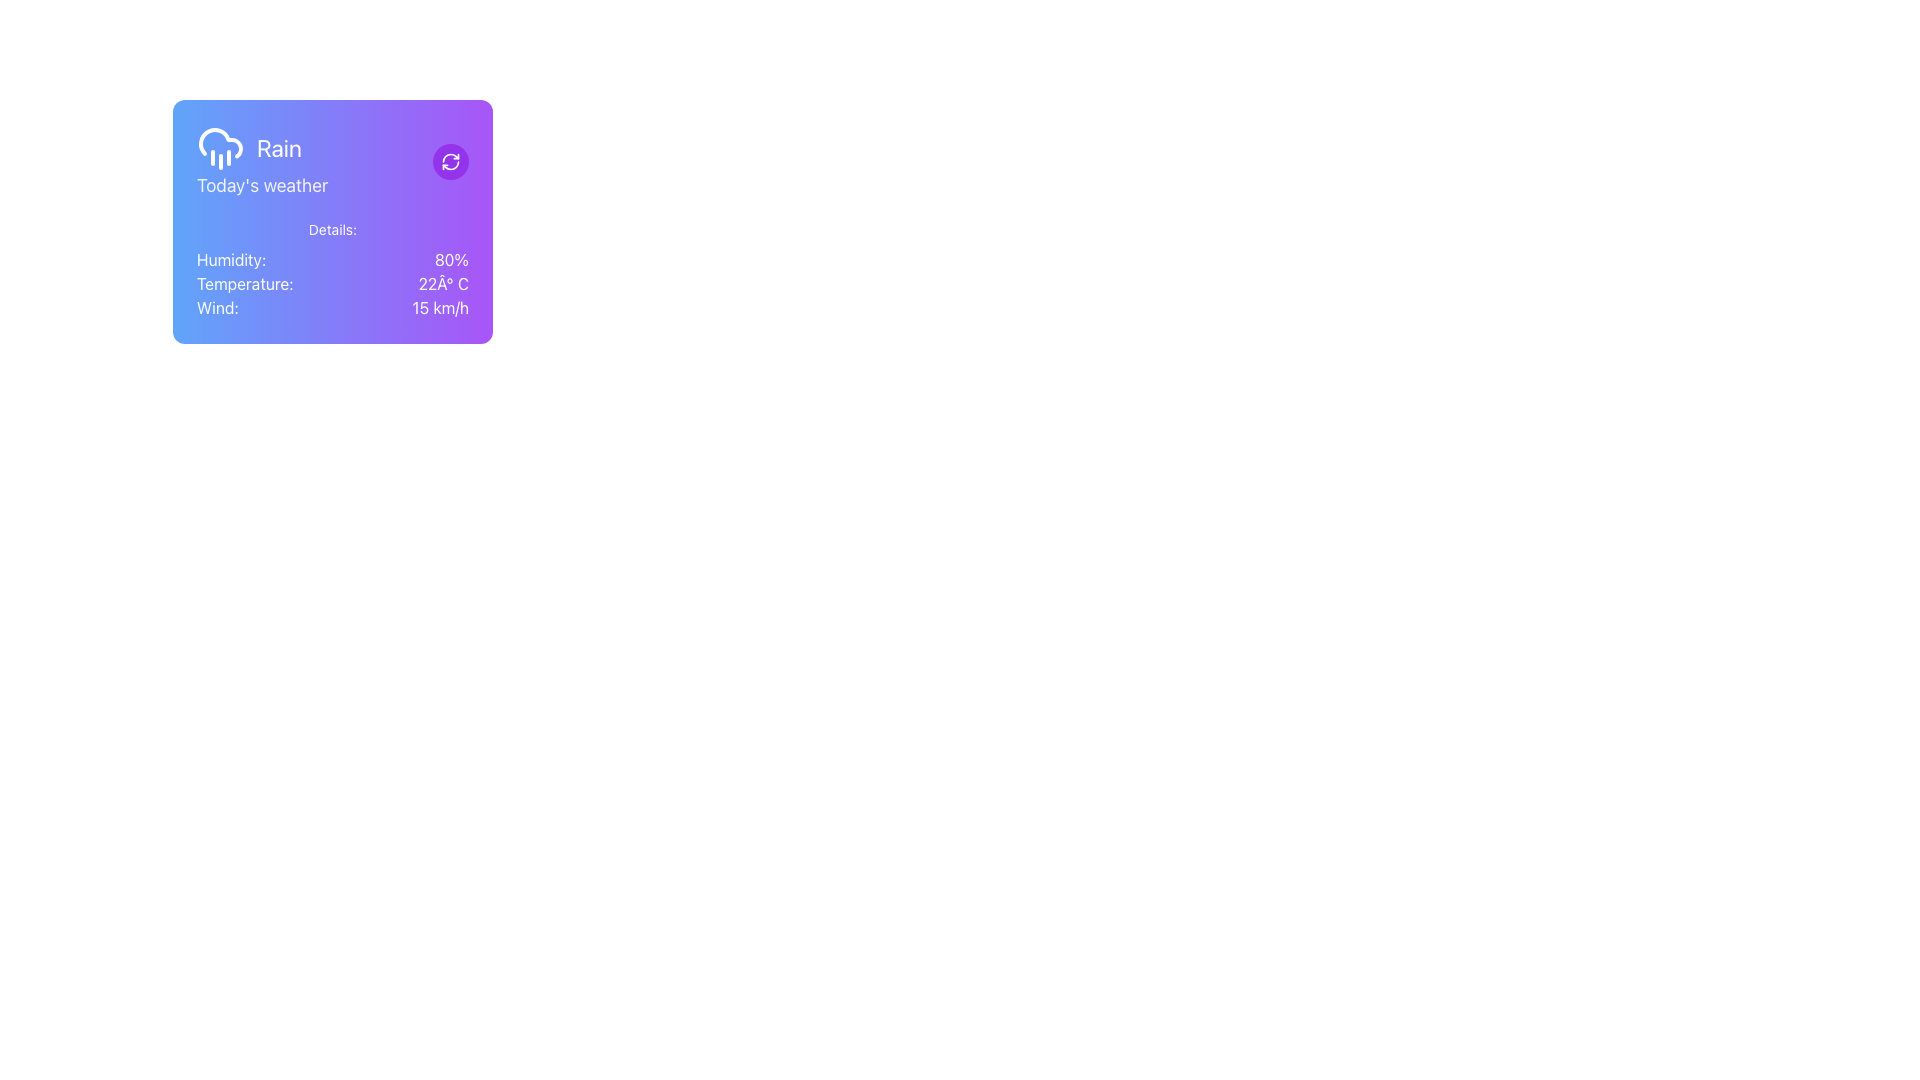 The image size is (1920, 1080). I want to click on the purple circular icon button located at the top-right corner of the weather information card to refresh the weather data, so click(450, 161).